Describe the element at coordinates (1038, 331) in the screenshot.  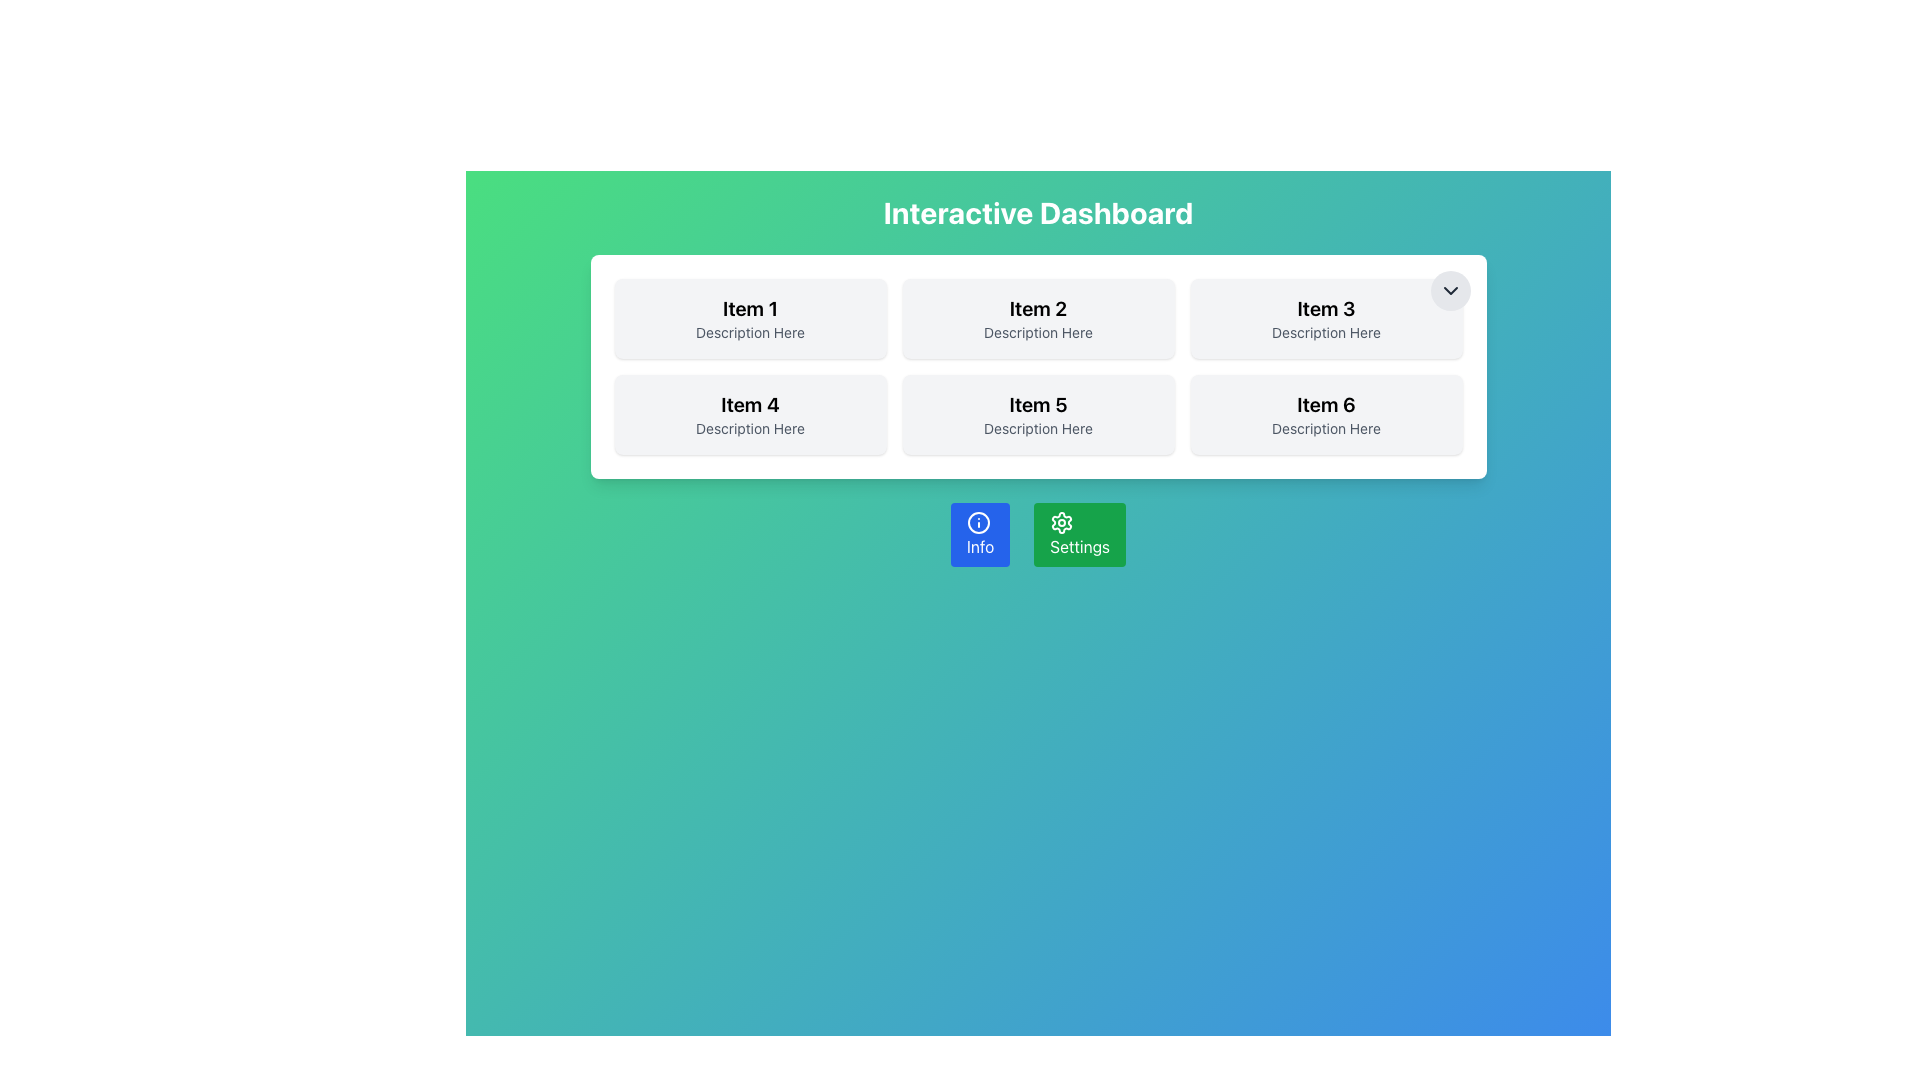
I see `the static text label reading 'Description Here' that is positioned below the title 'Item 2' in the second item box of a horizontally-aligned grid` at that location.